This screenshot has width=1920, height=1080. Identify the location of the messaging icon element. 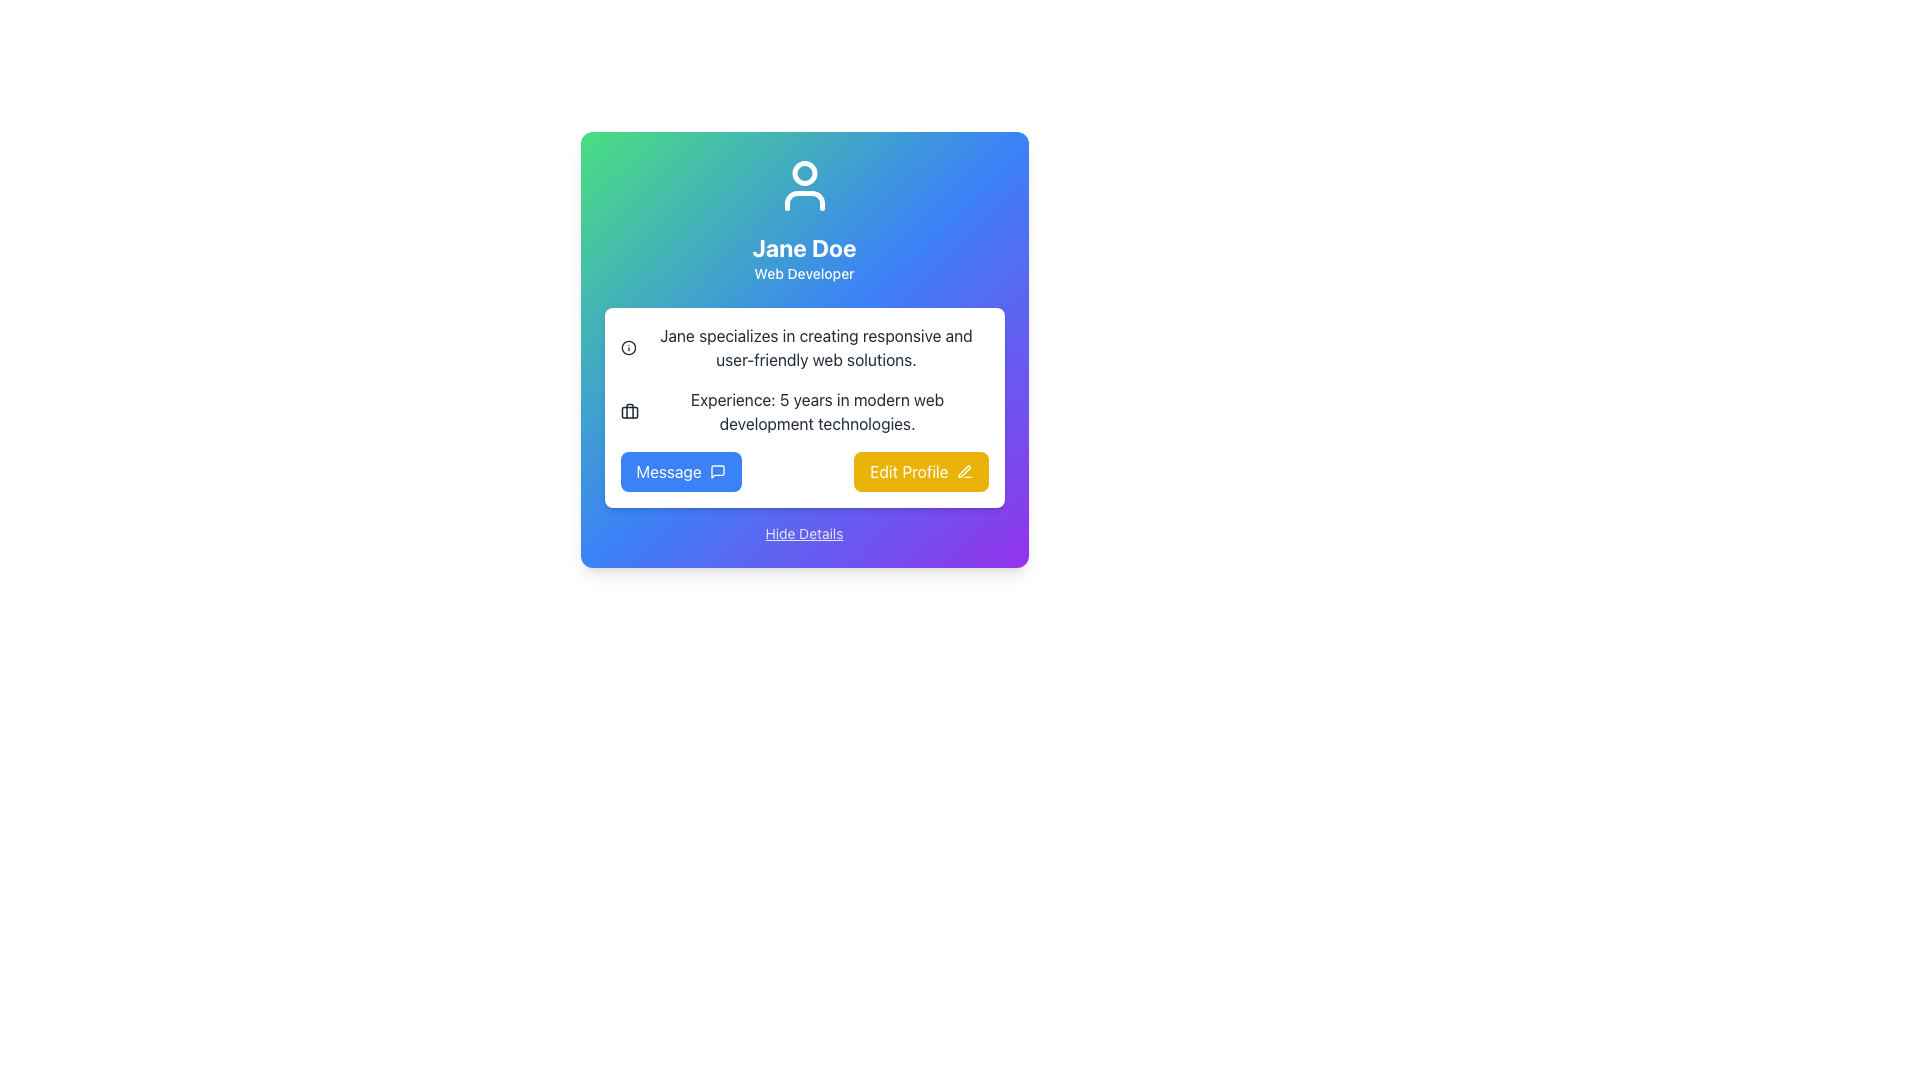
(717, 471).